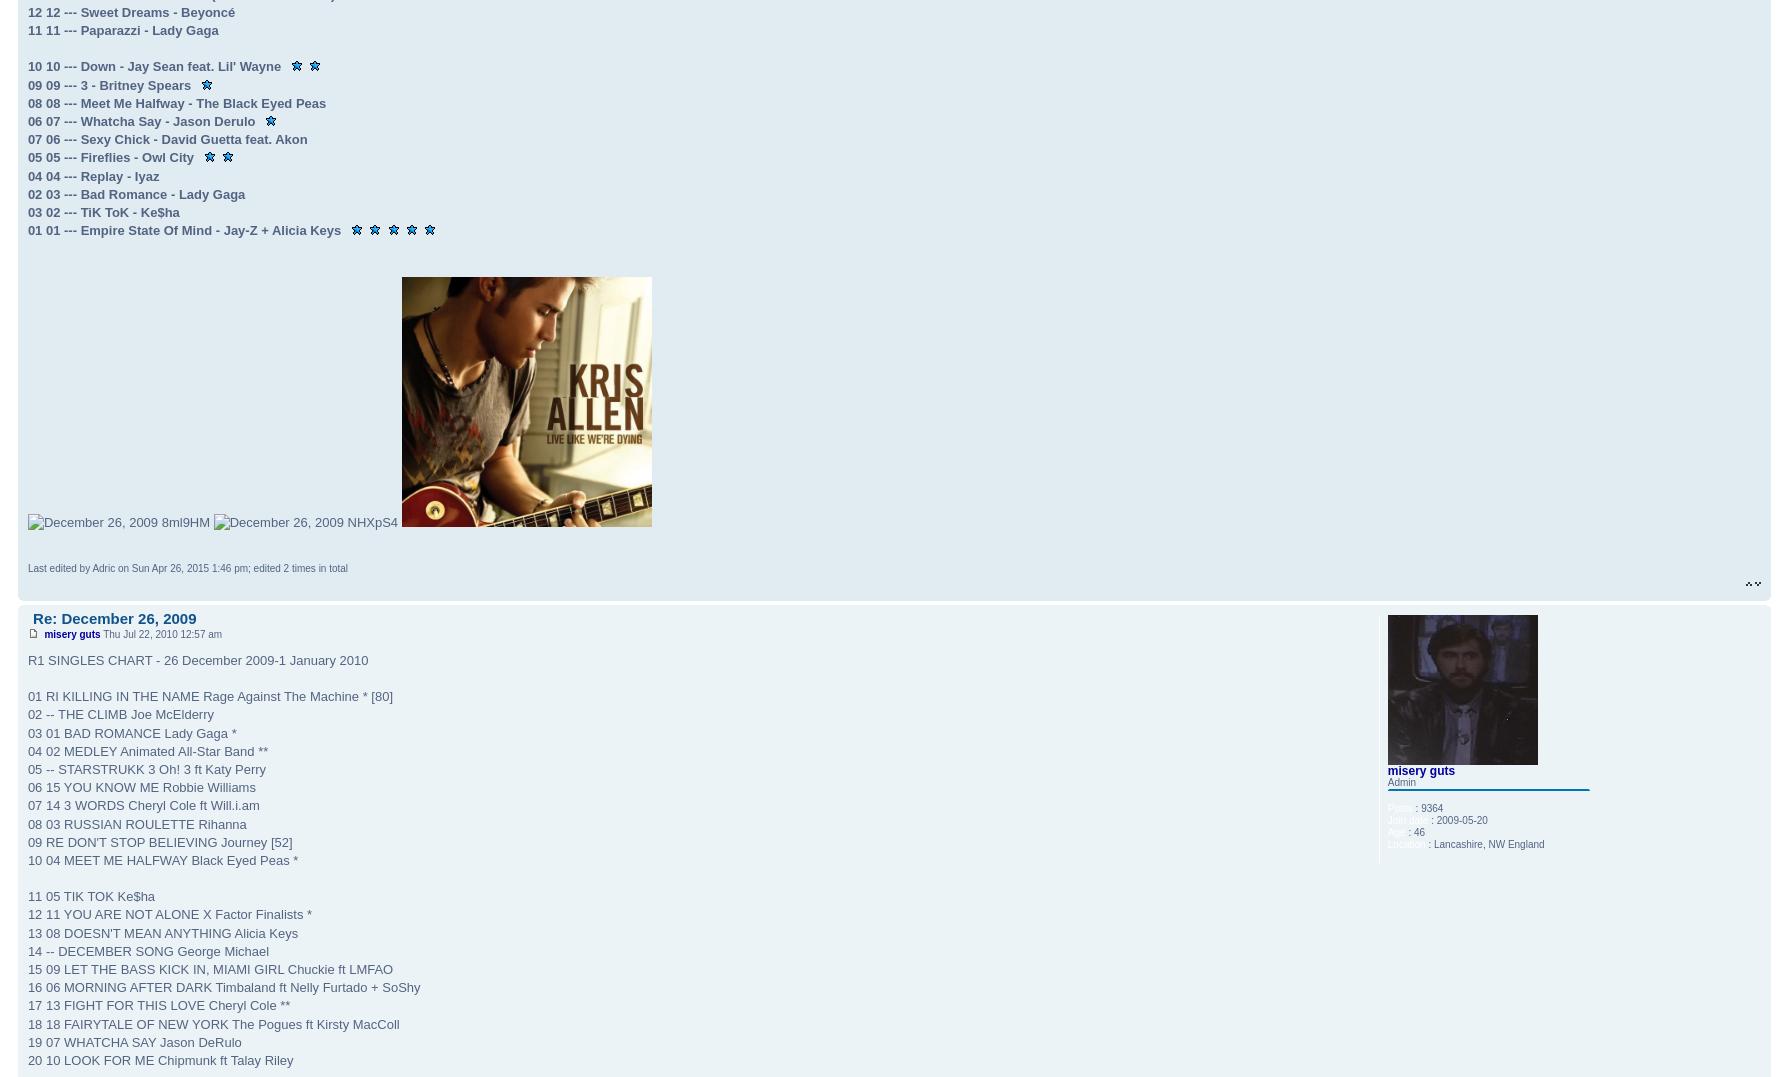 This screenshot has width=1789, height=1077. What do you see at coordinates (213, 1022) in the screenshot?
I see `'18 18 FAIRYTALE OF NEW YORK The Pogues ft Kirsty MacColl'` at bounding box center [213, 1022].